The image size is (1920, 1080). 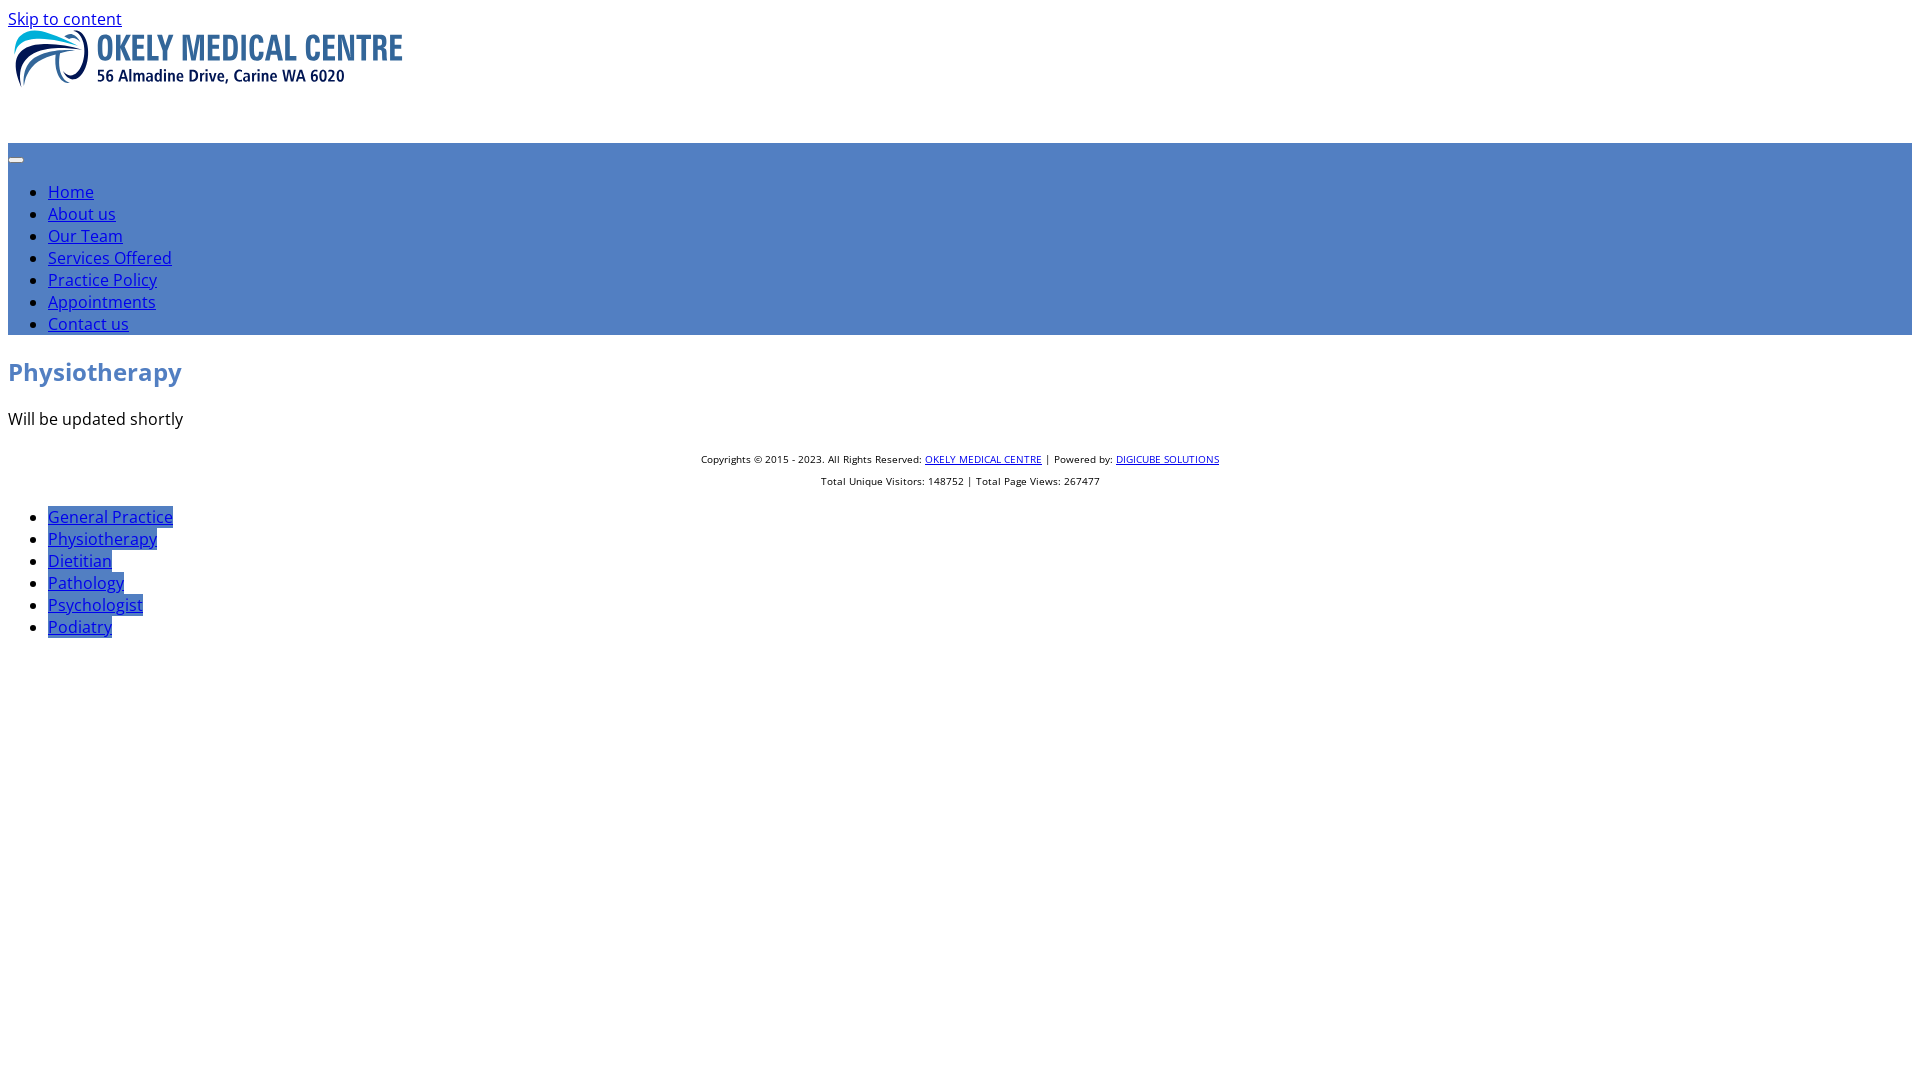 What do you see at coordinates (101, 538) in the screenshot?
I see `'Physiotherapy'` at bounding box center [101, 538].